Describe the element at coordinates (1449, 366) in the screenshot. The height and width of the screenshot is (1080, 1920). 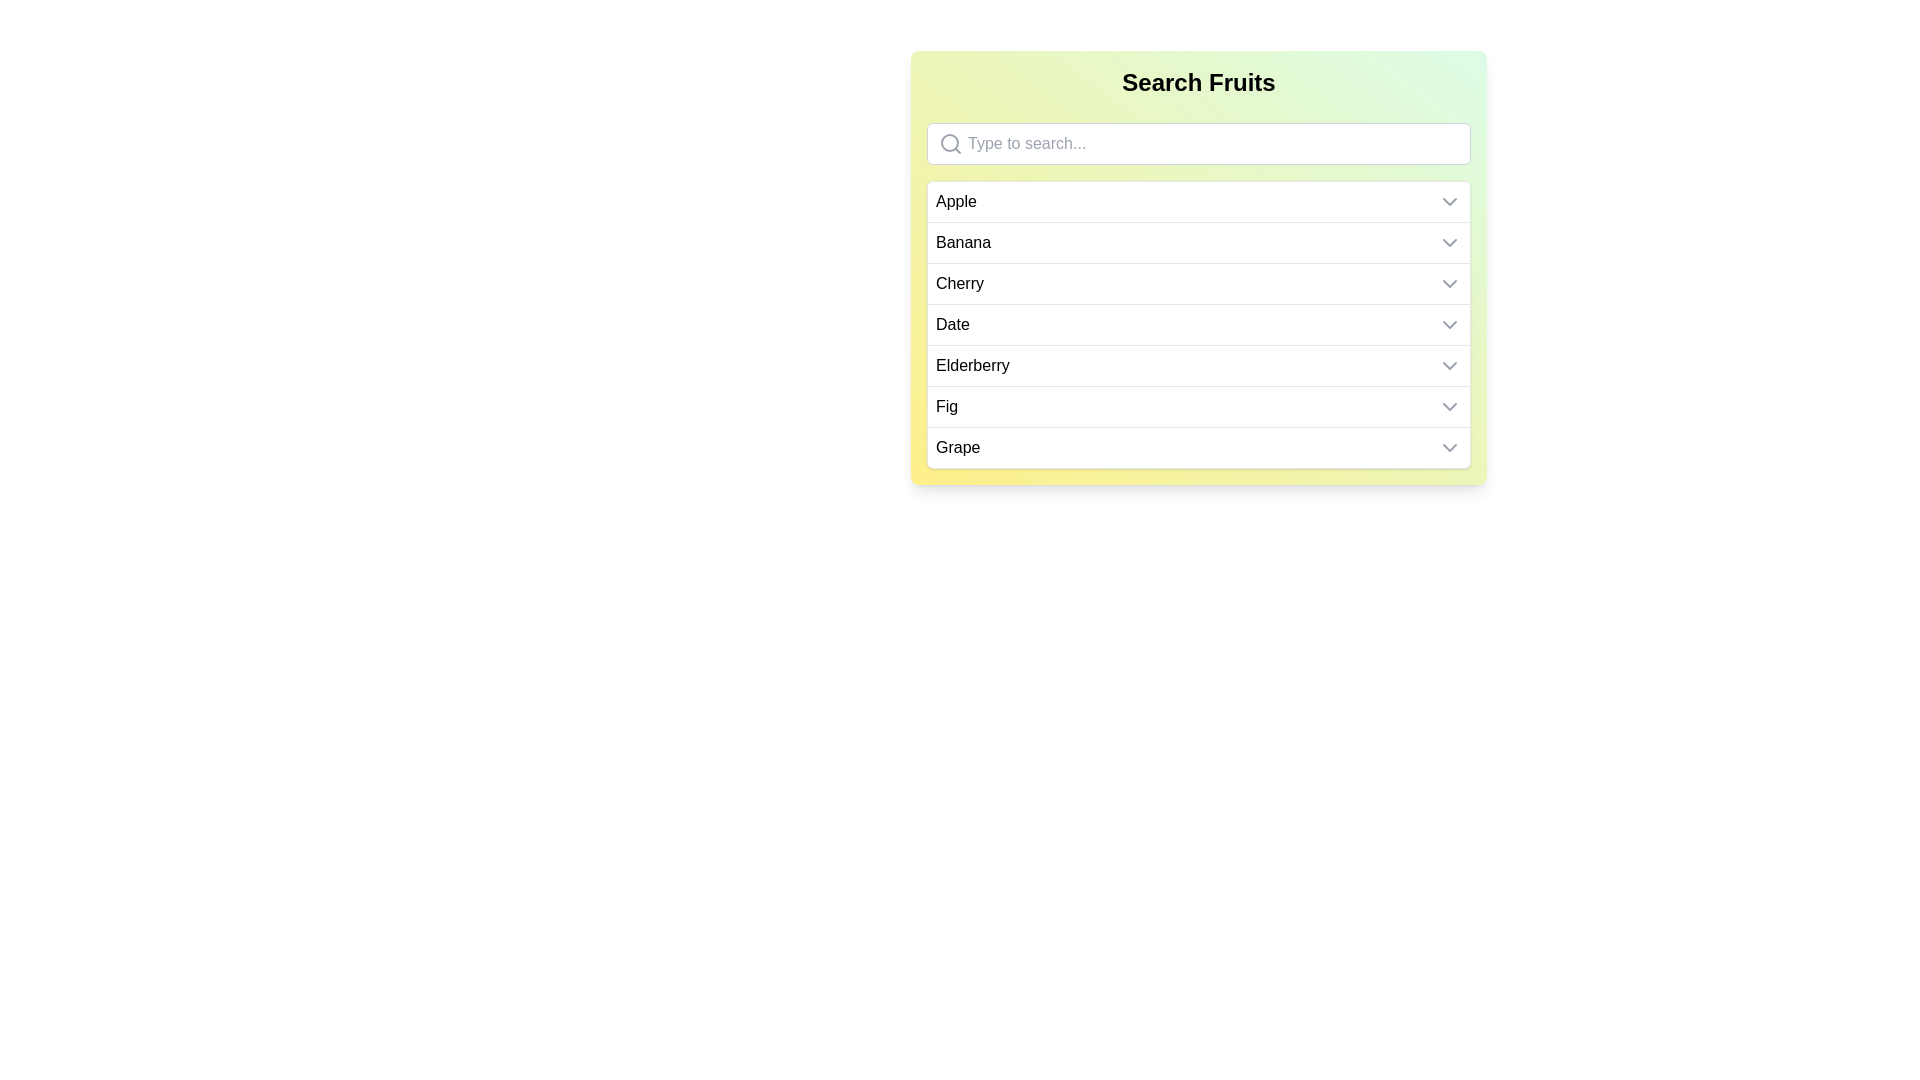
I see `the chevron icon button located on the extreme right side of the row labeled 'Elderberry' to trigger the hover effect` at that location.